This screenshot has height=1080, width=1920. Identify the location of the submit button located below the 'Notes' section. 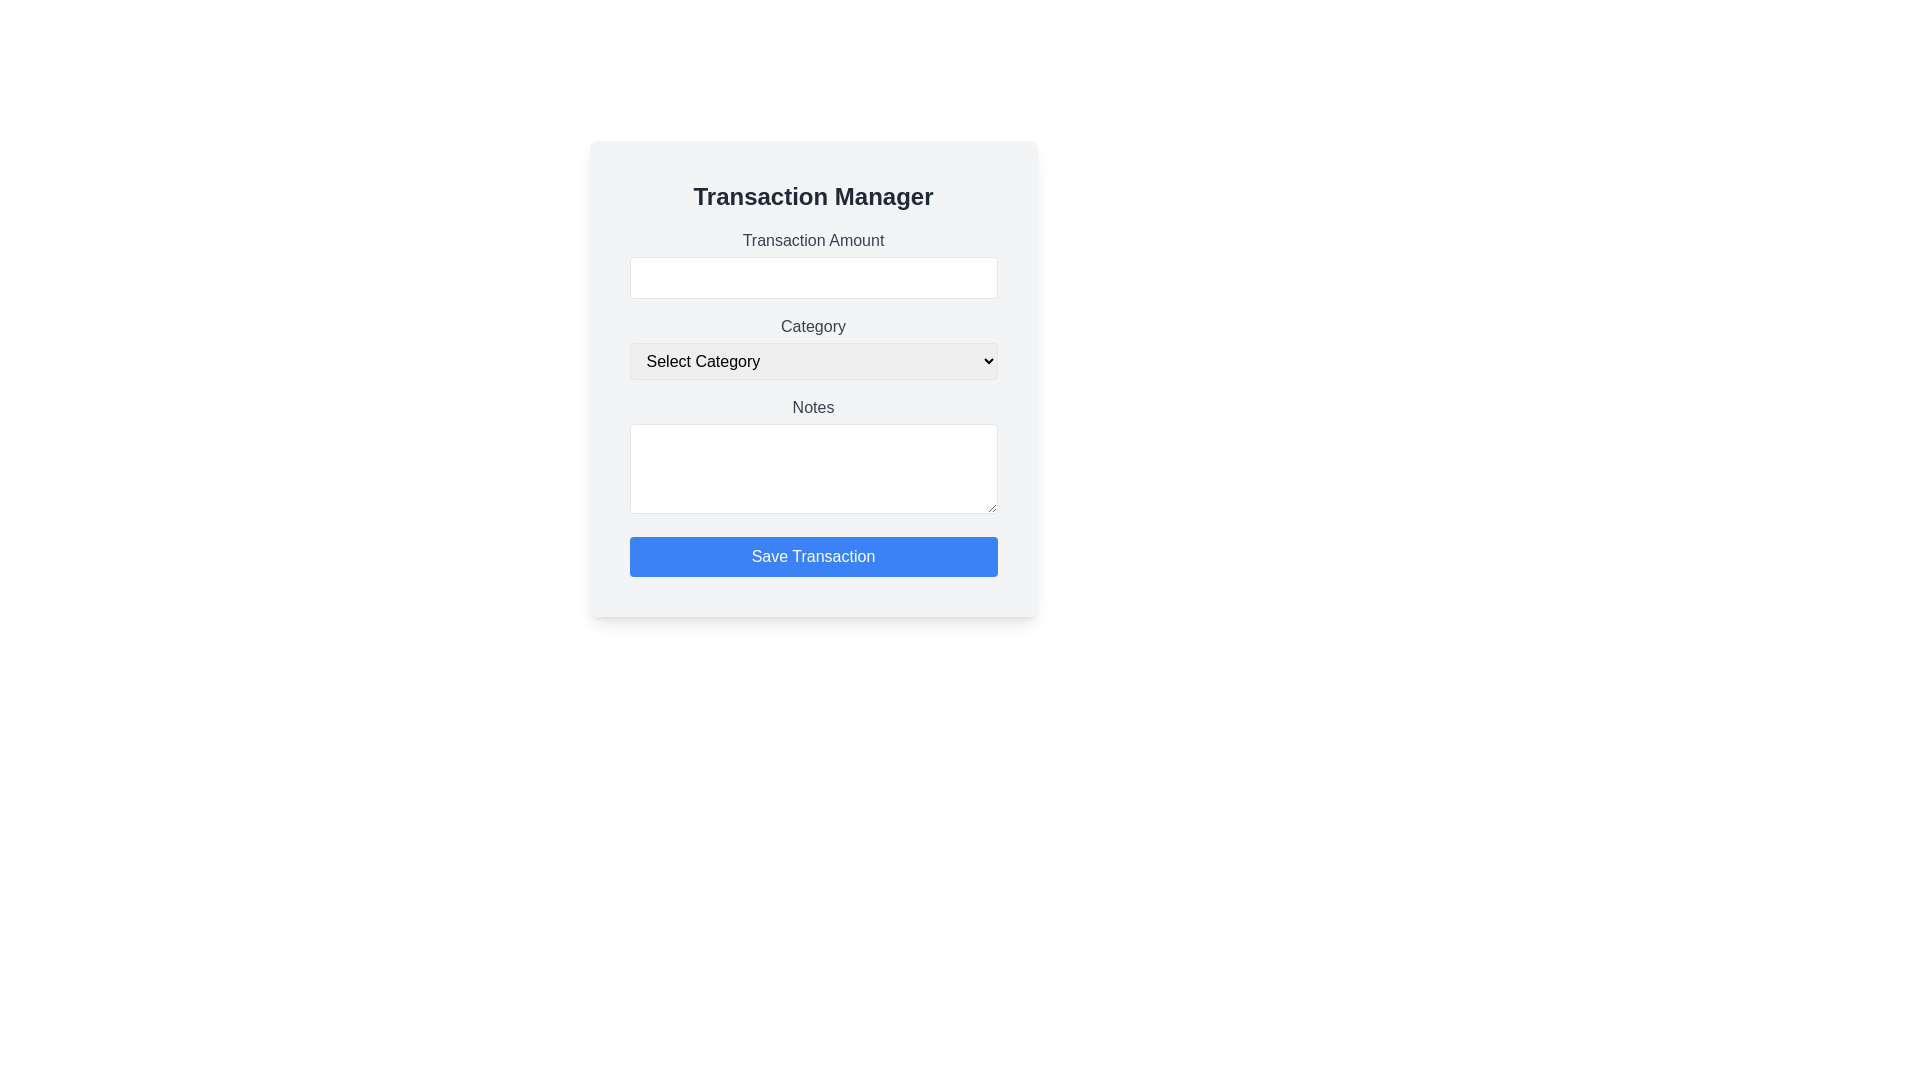
(813, 556).